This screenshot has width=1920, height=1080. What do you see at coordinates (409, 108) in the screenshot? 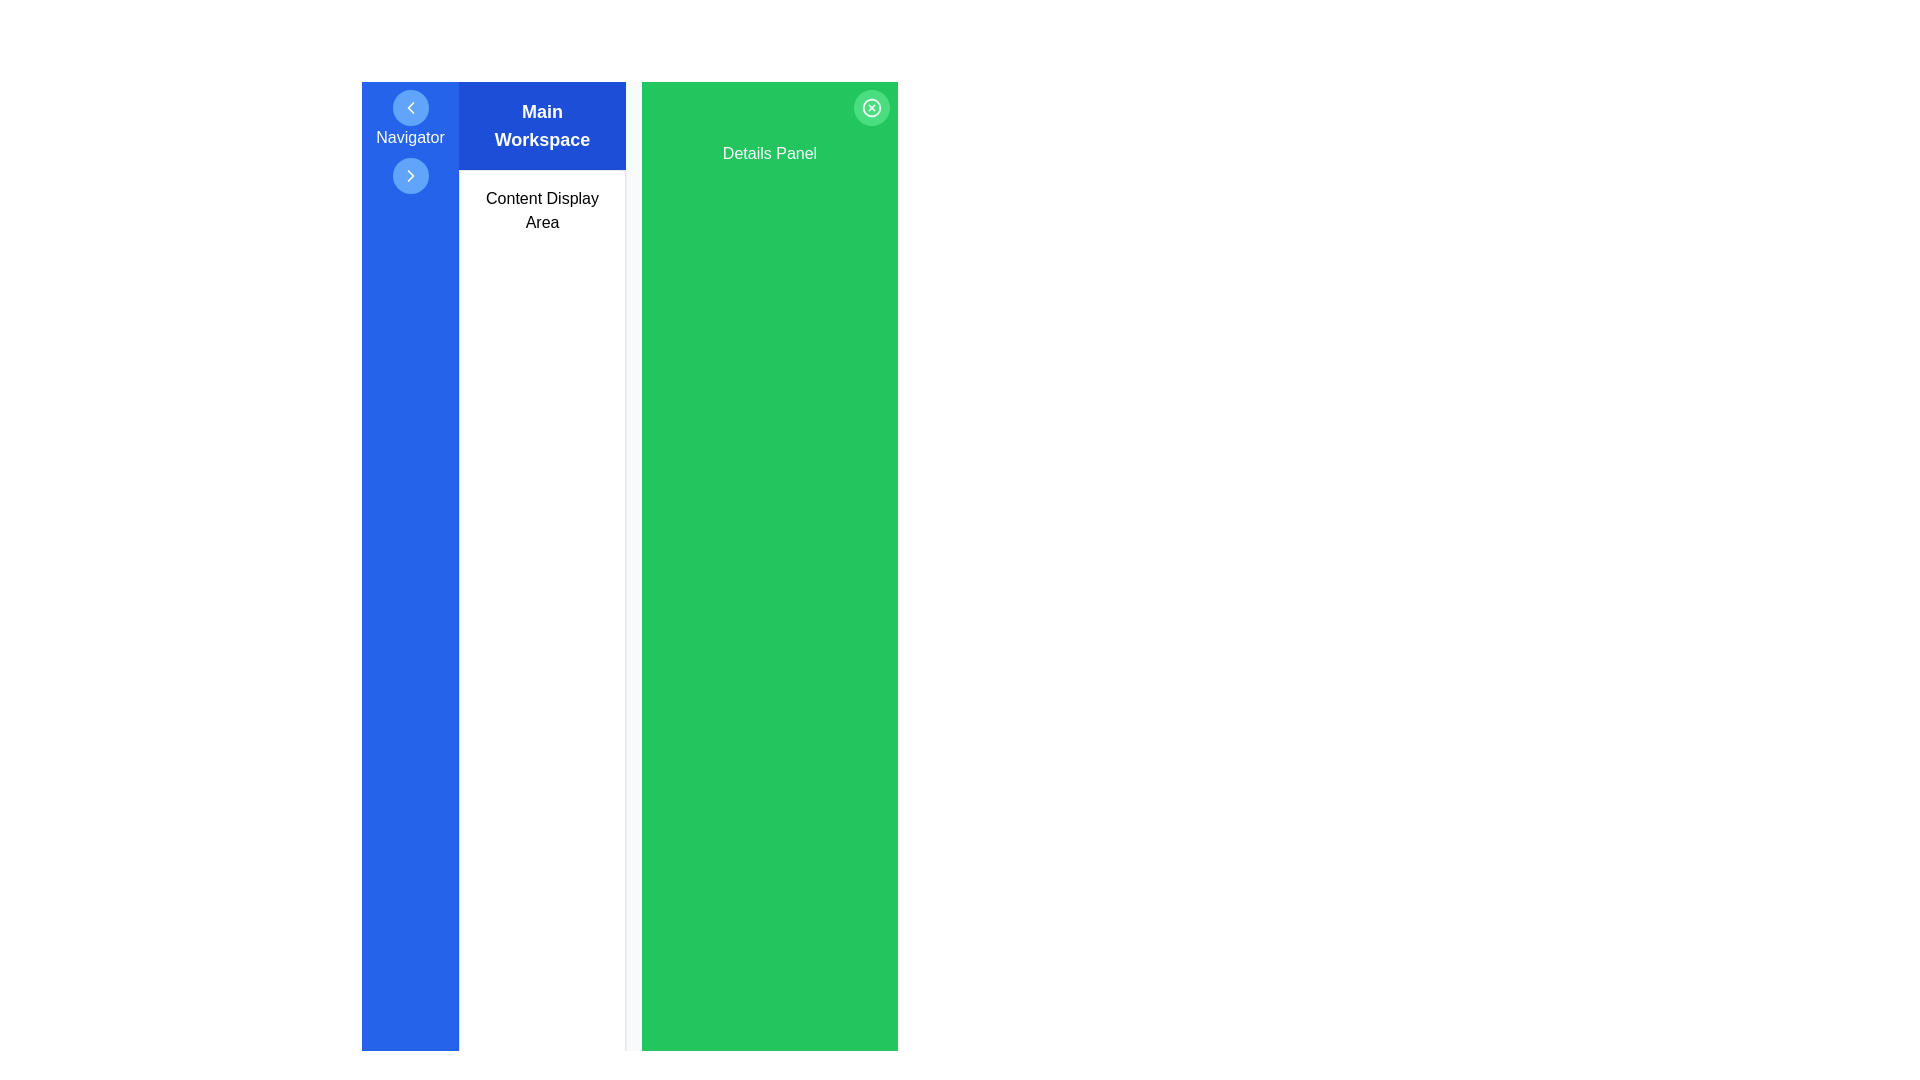
I see `the chevron left vector graphic icon located within the round button on the left navigation panel, which is the second interactive icon below the 'Navigator' label` at bounding box center [409, 108].